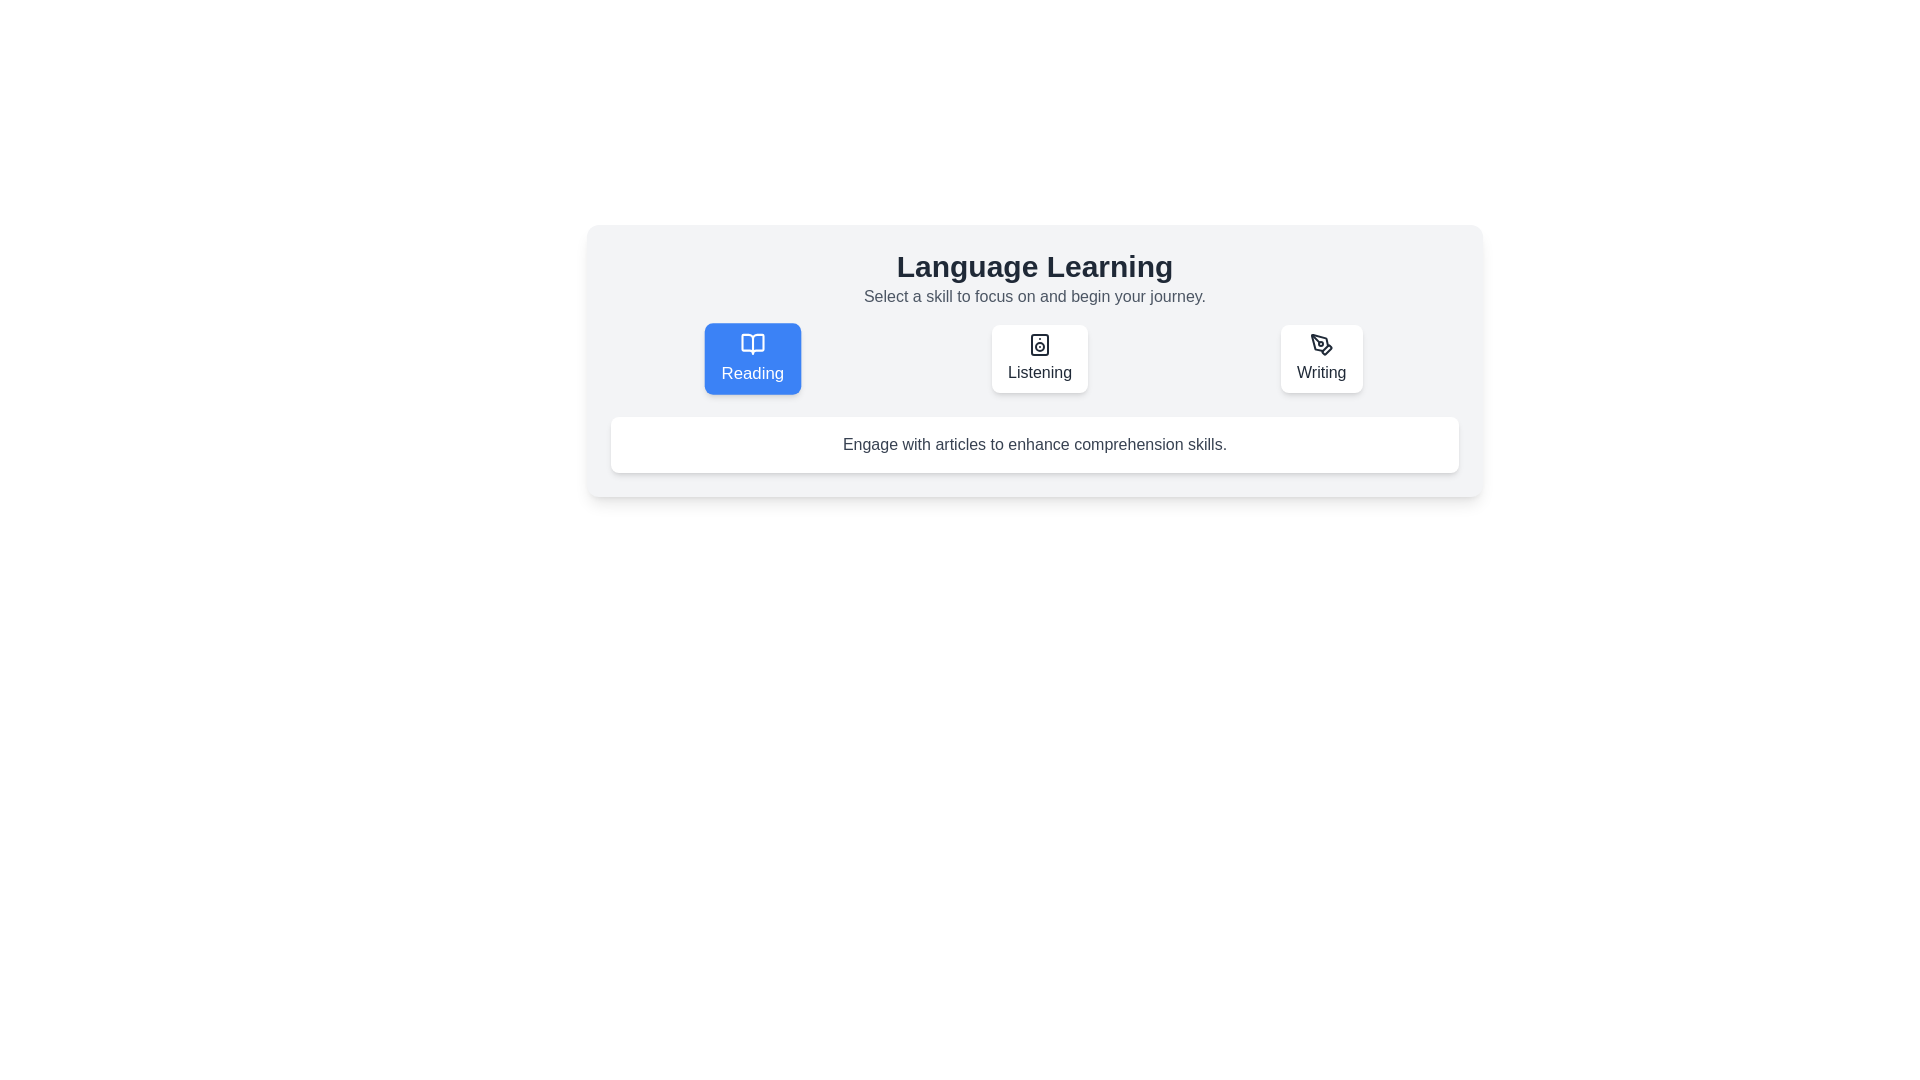 The image size is (1920, 1080). What do you see at coordinates (752, 357) in the screenshot?
I see `the 'Reading' button, which is the leftmost button in a horizontal arrangement of buttons labeled 'Listening', 'Writing', and 'Reading'` at bounding box center [752, 357].